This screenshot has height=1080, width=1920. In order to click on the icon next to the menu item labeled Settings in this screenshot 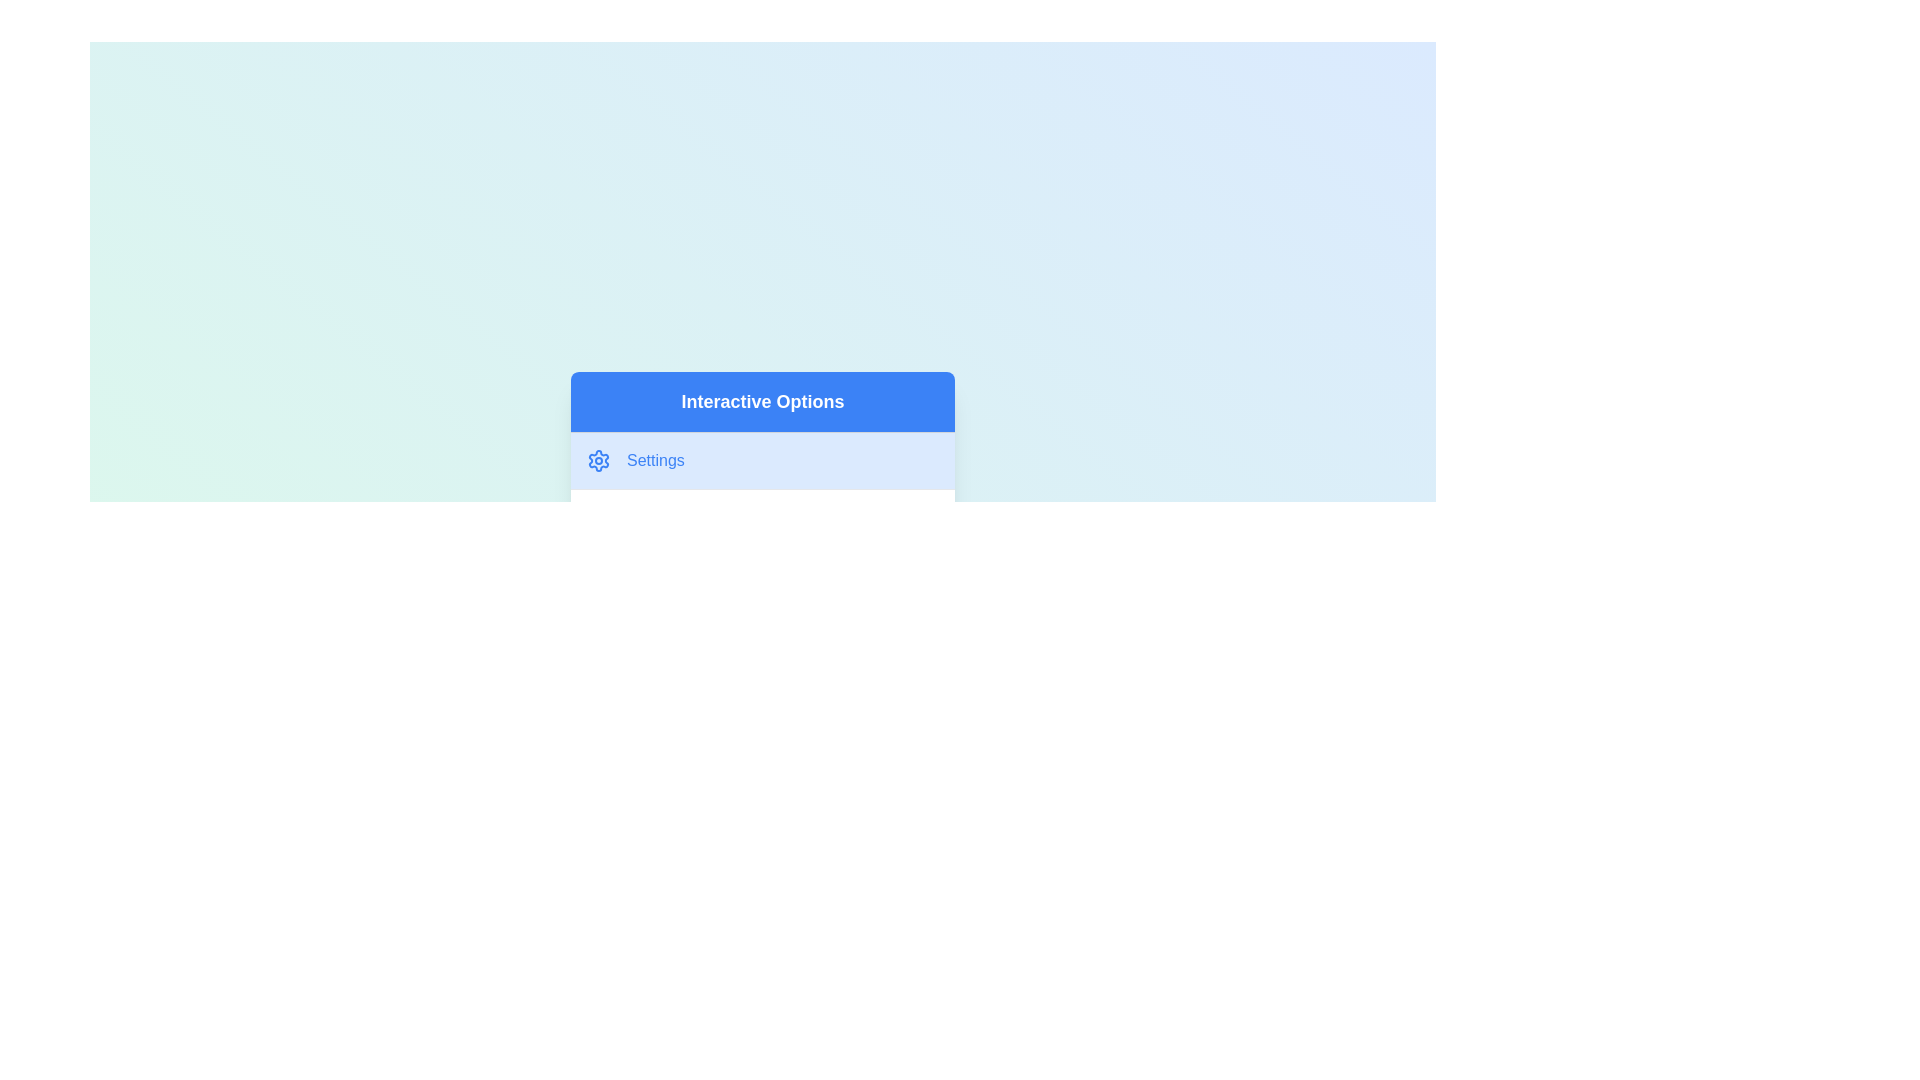, I will do `click(598, 461)`.